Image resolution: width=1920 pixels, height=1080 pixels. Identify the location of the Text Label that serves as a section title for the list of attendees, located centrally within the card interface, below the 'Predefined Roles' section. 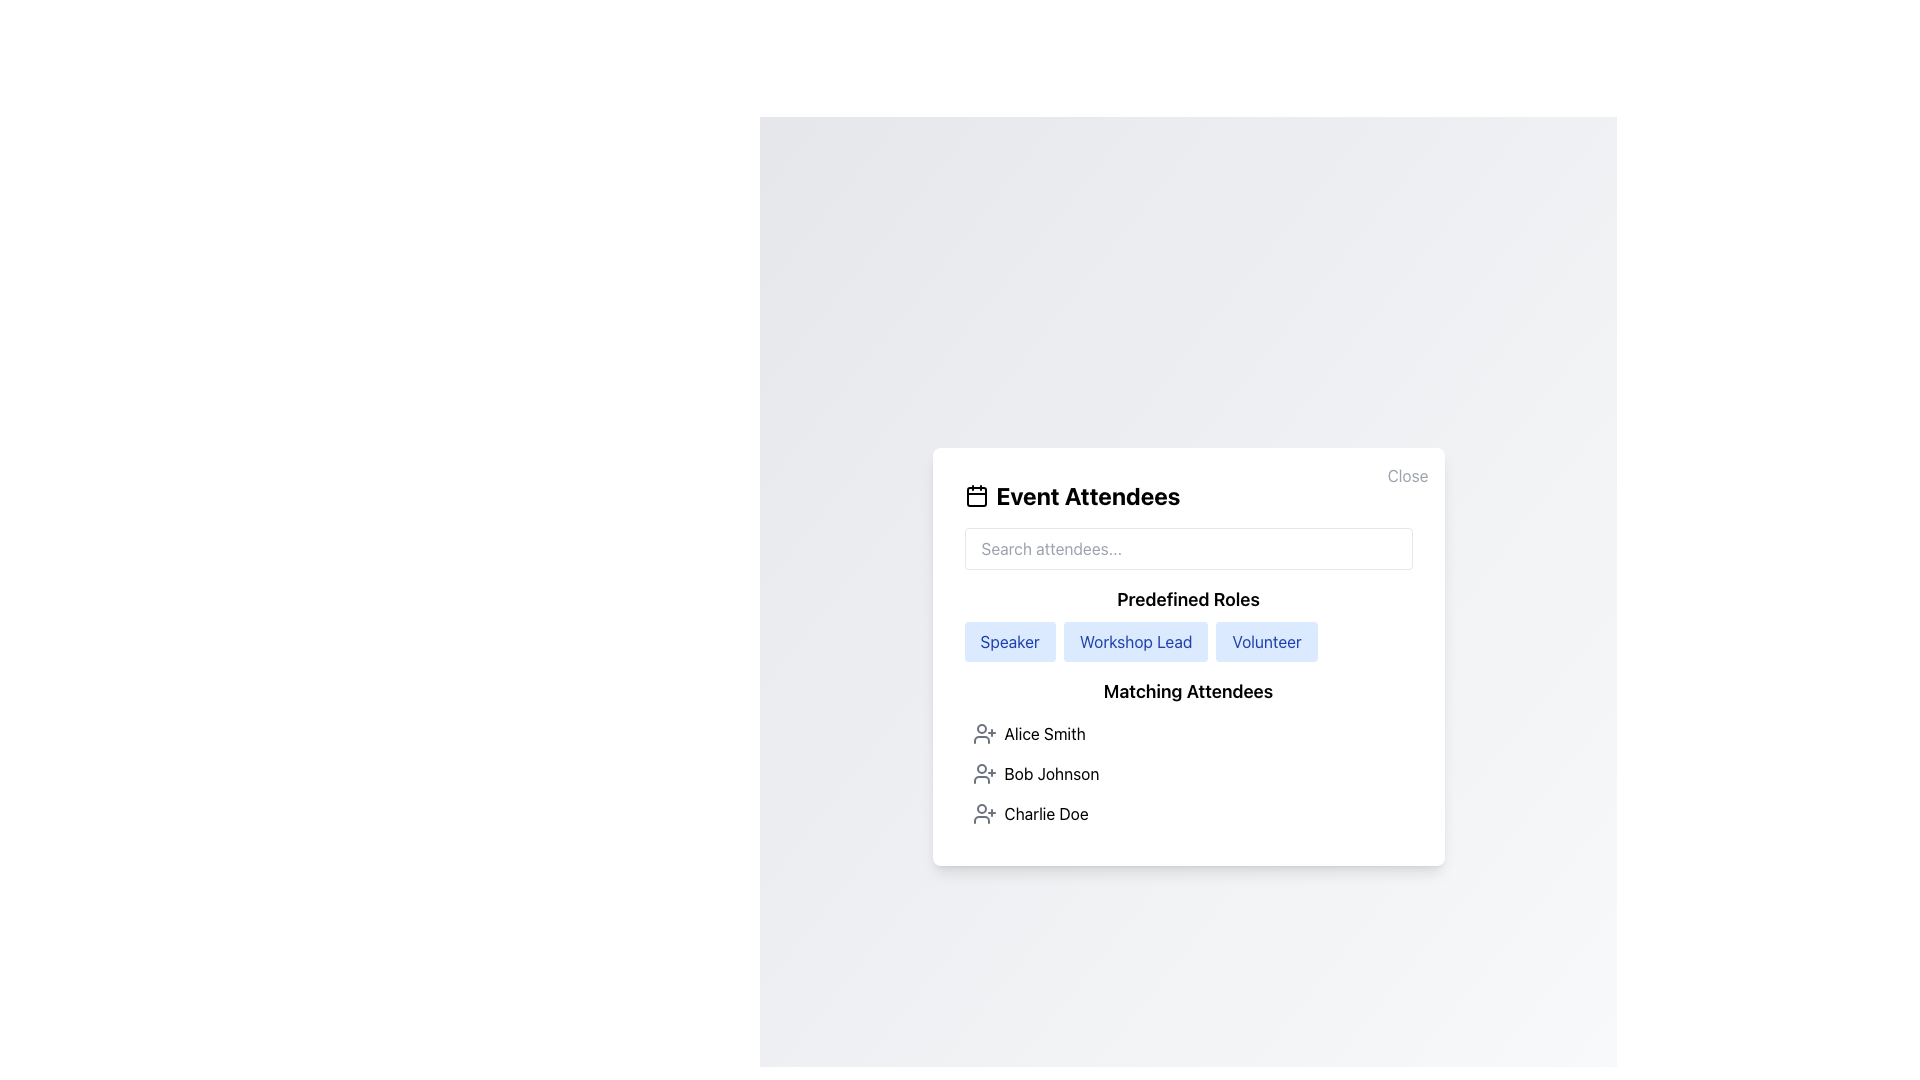
(1188, 690).